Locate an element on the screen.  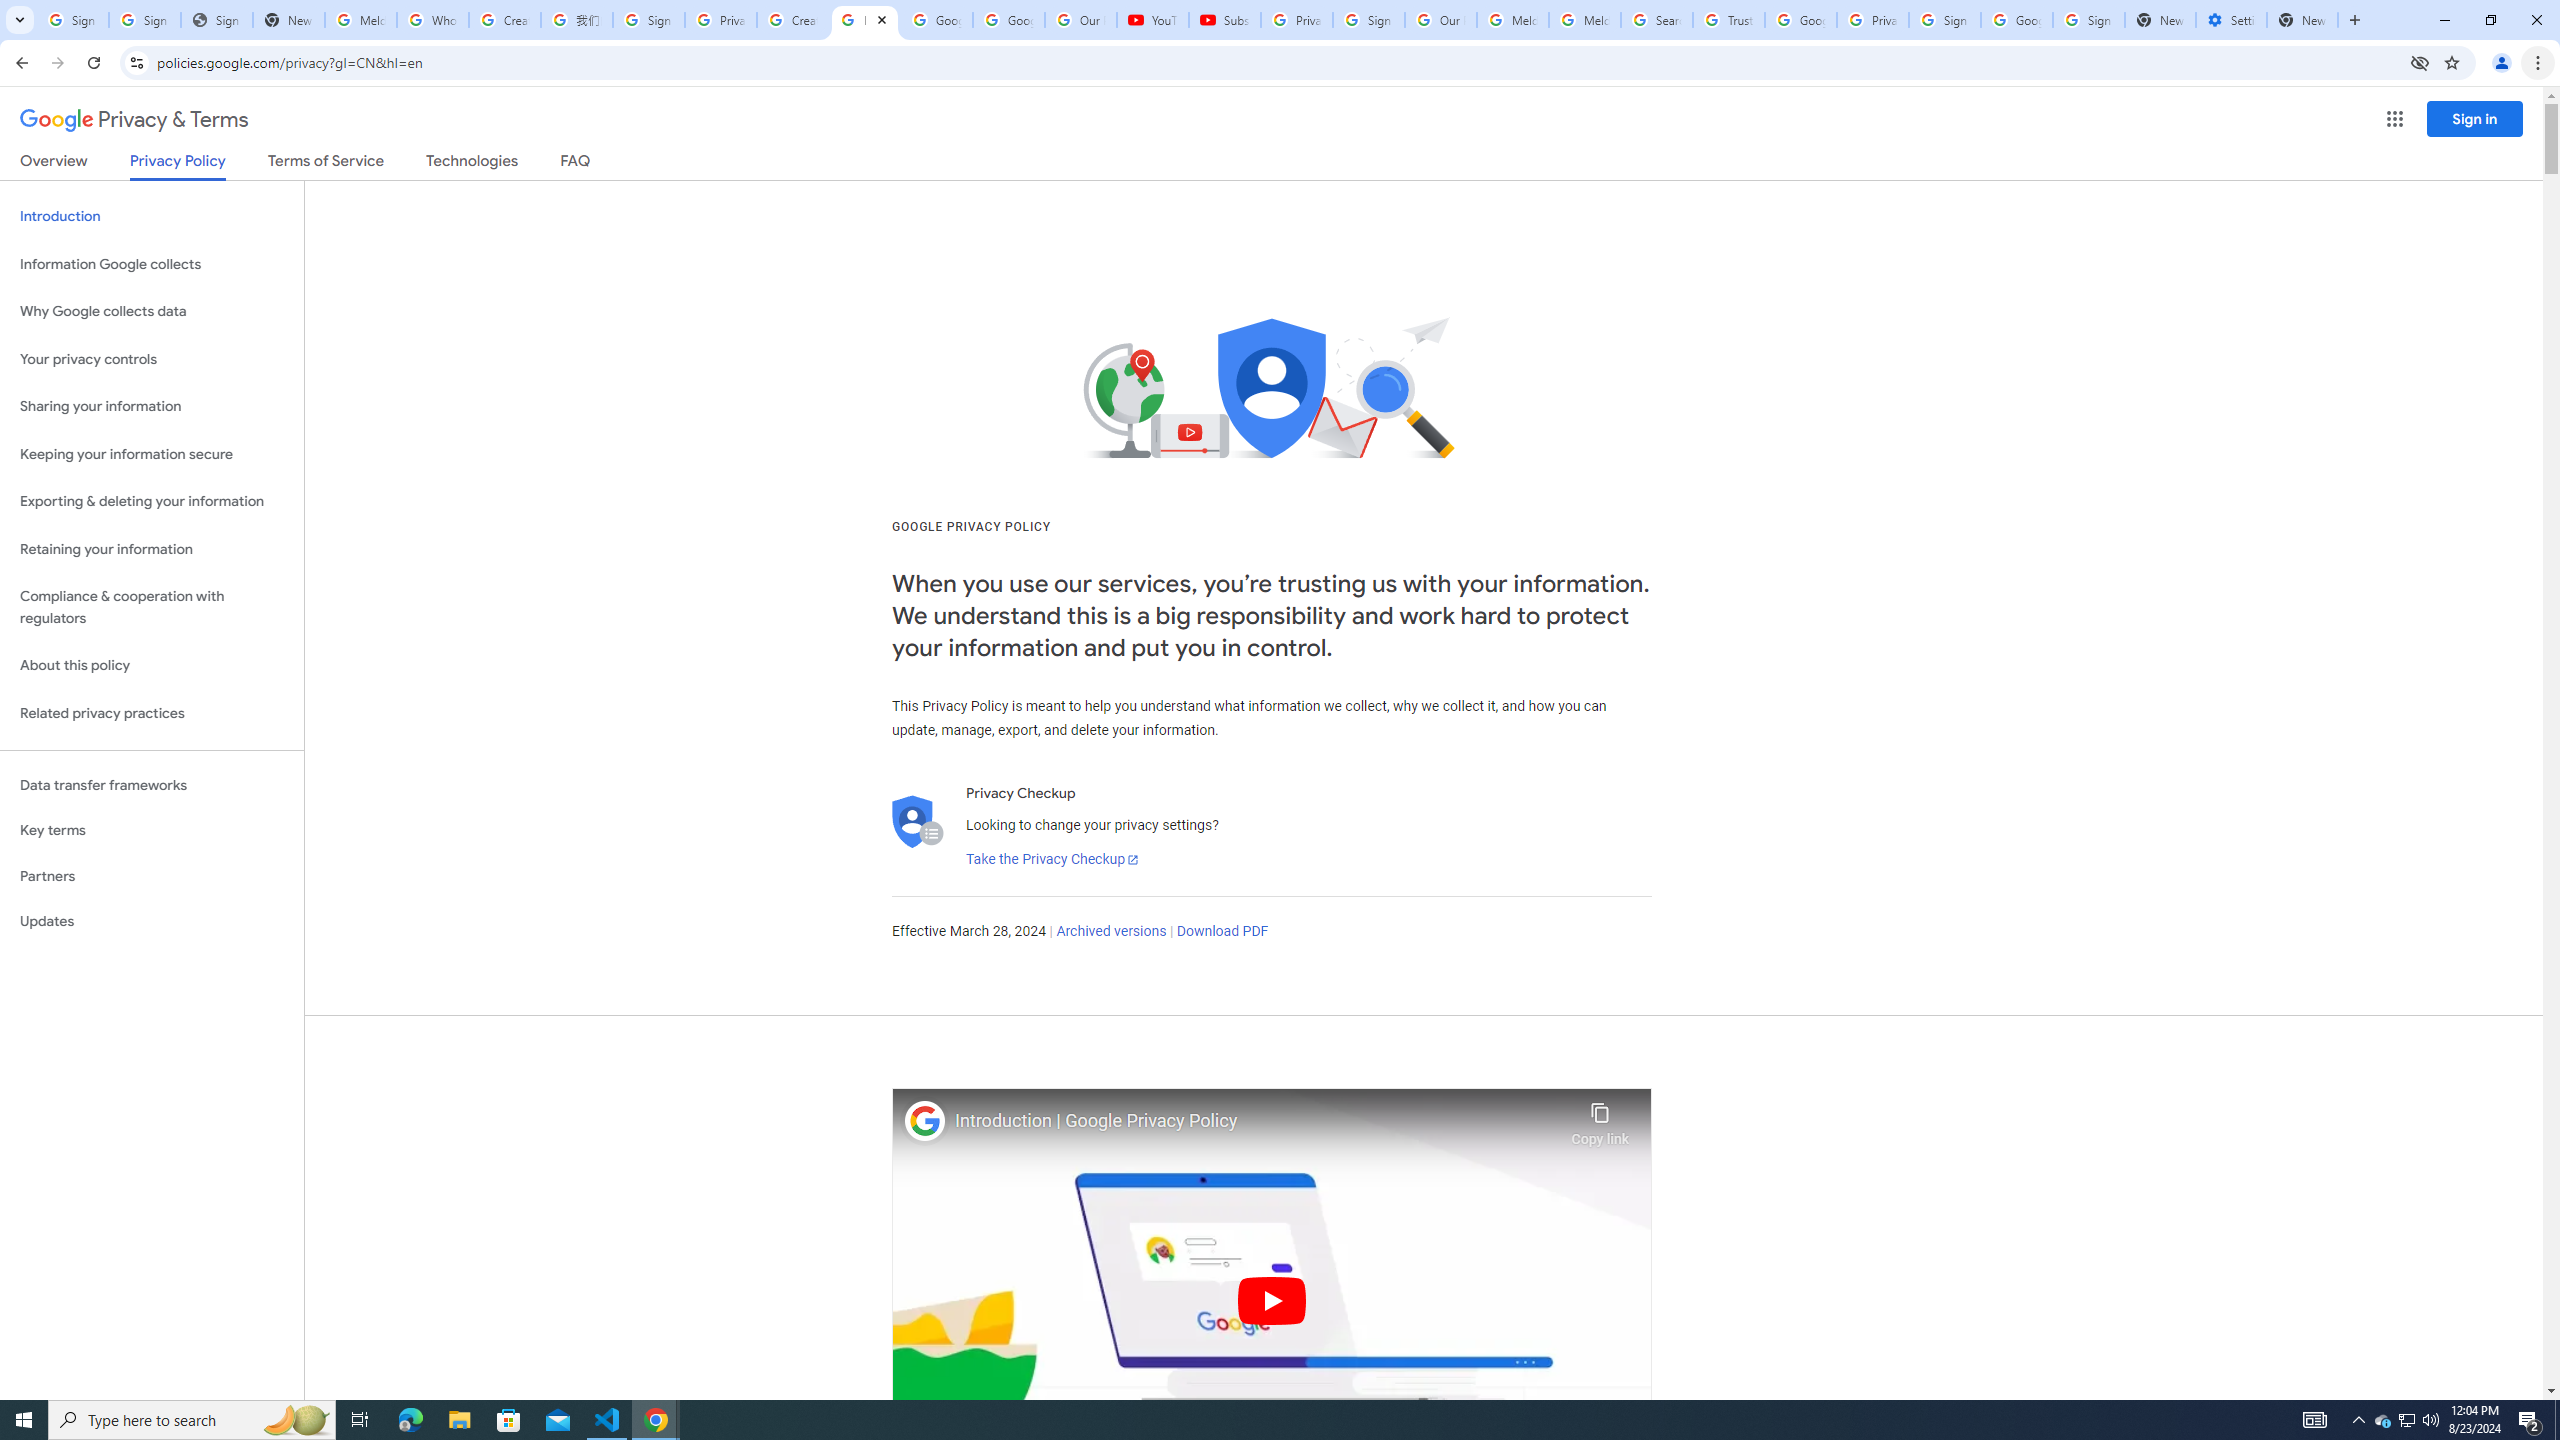
'Download PDF' is located at coordinates (1222, 930).